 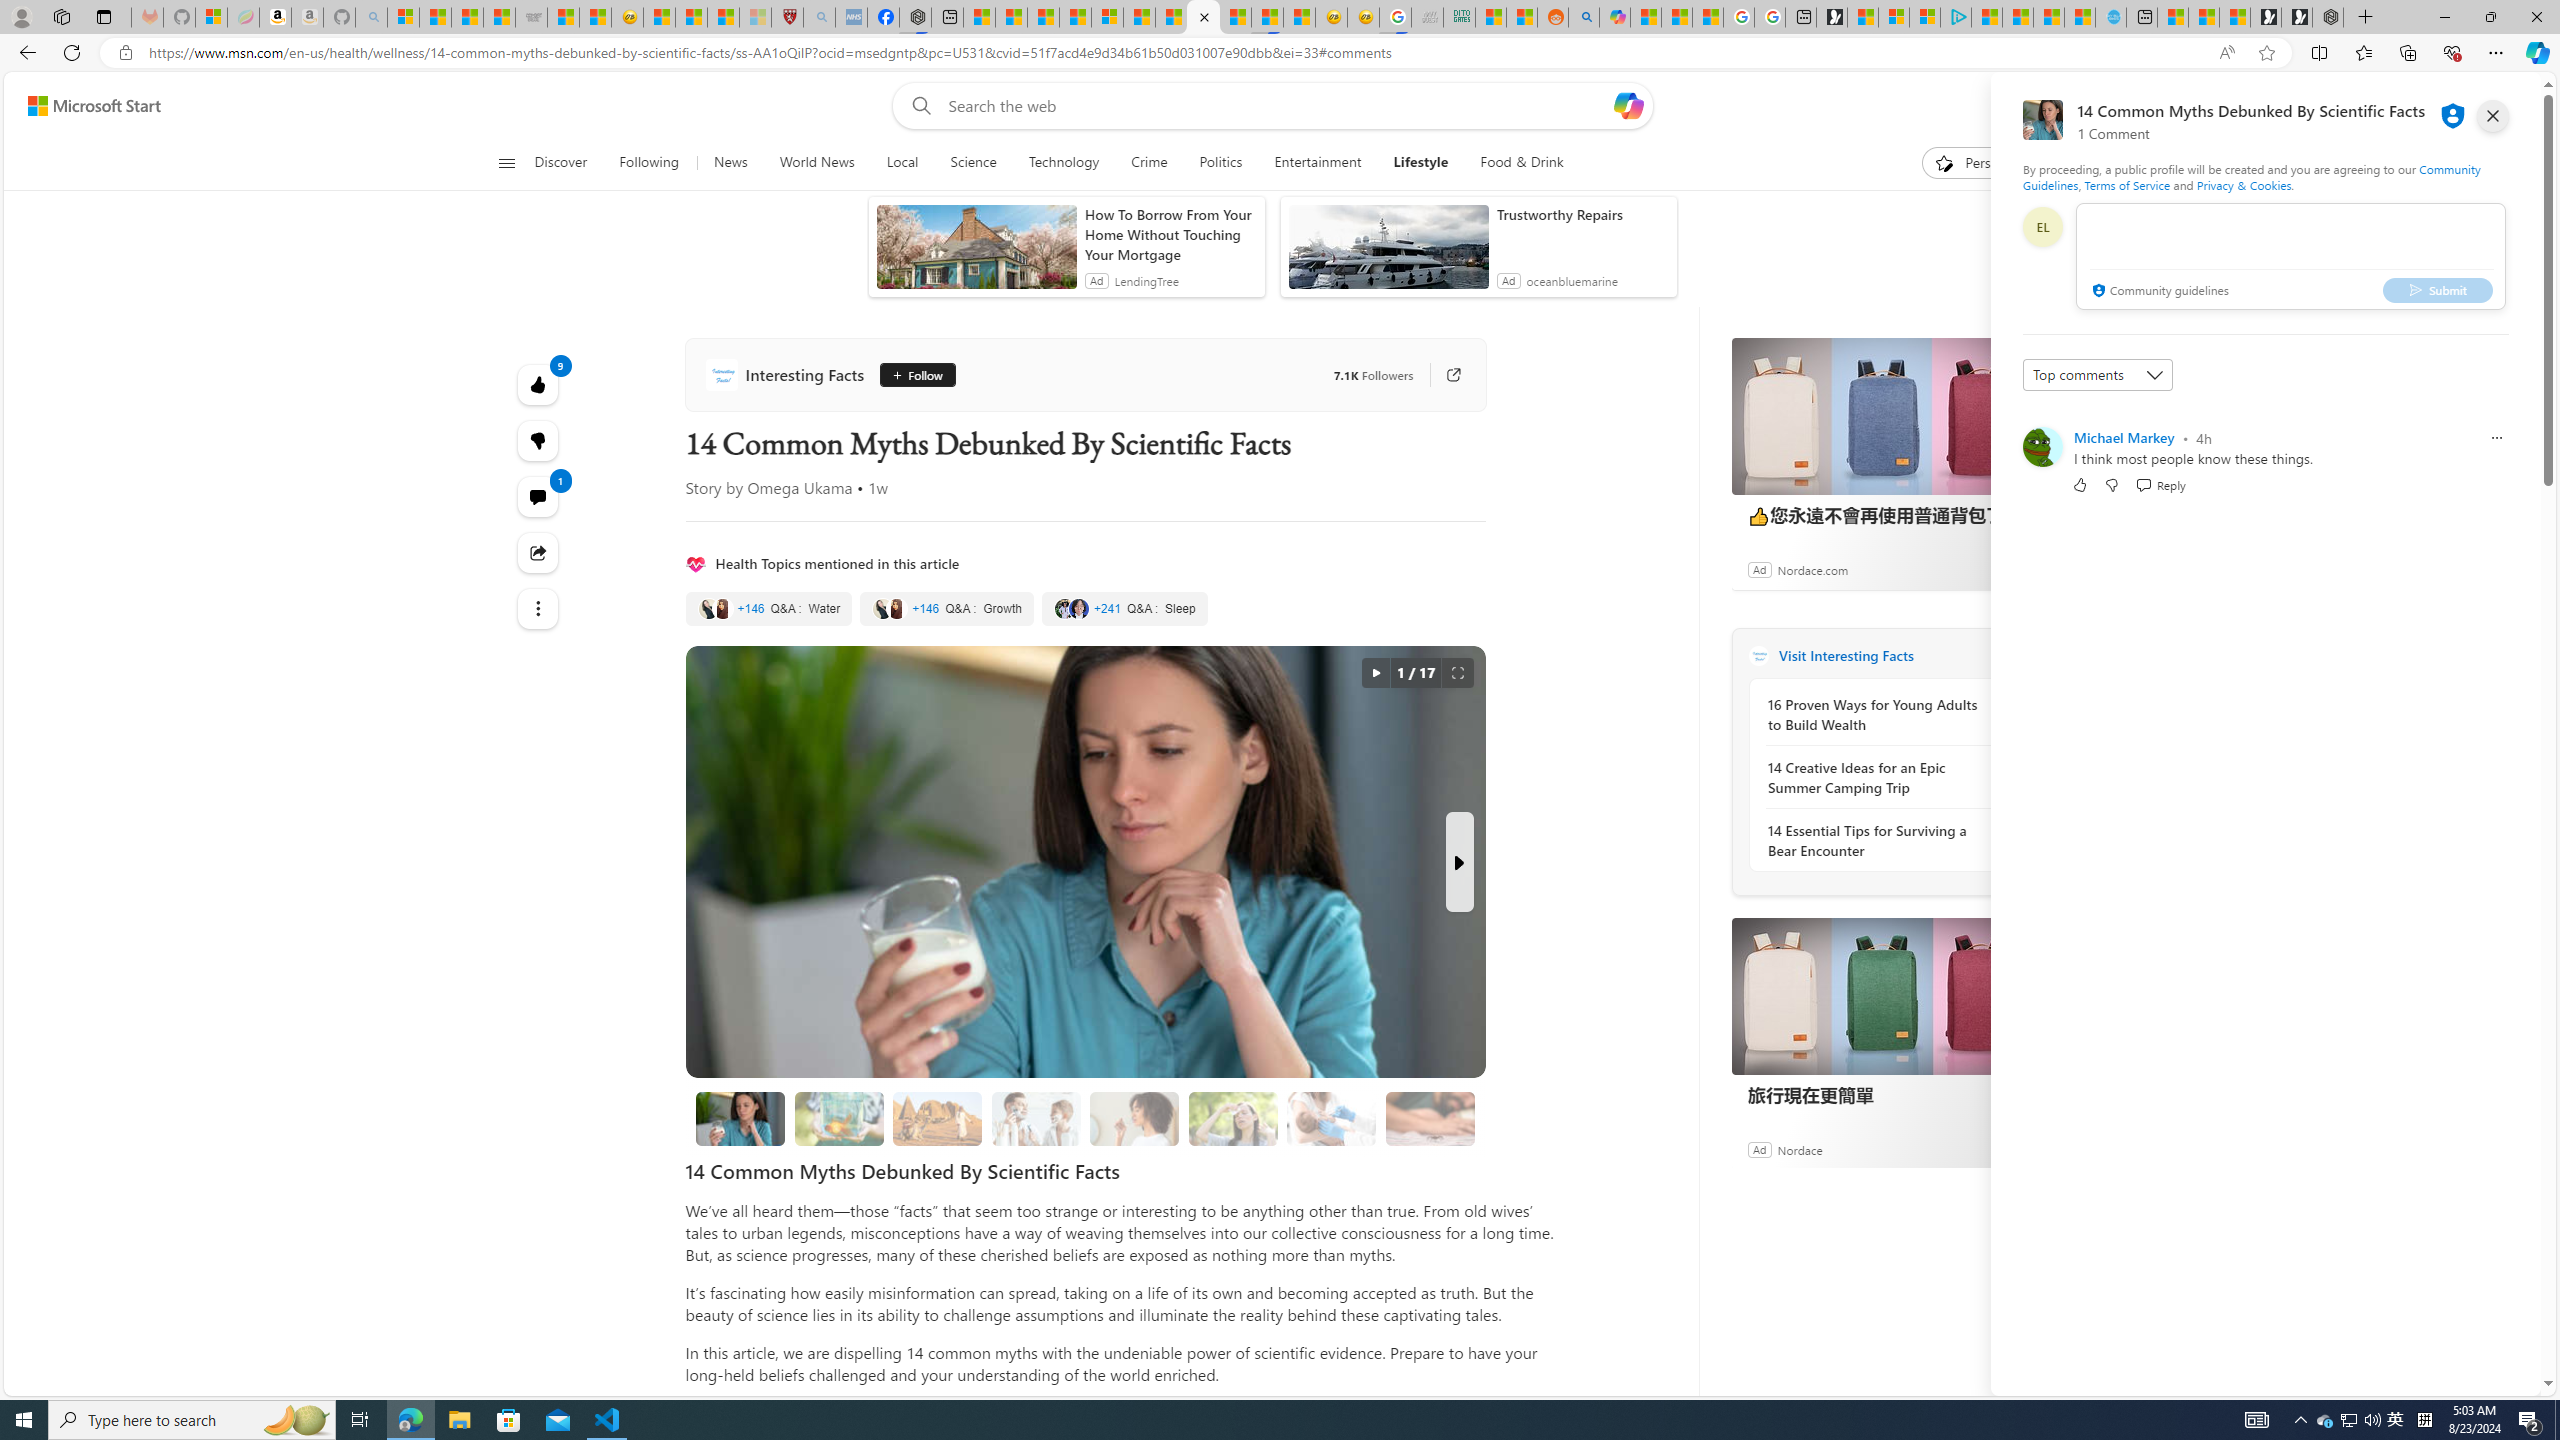 What do you see at coordinates (2437, 288) in the screenshot?
I see `'Submit'` at bounding box center [2437, 288].